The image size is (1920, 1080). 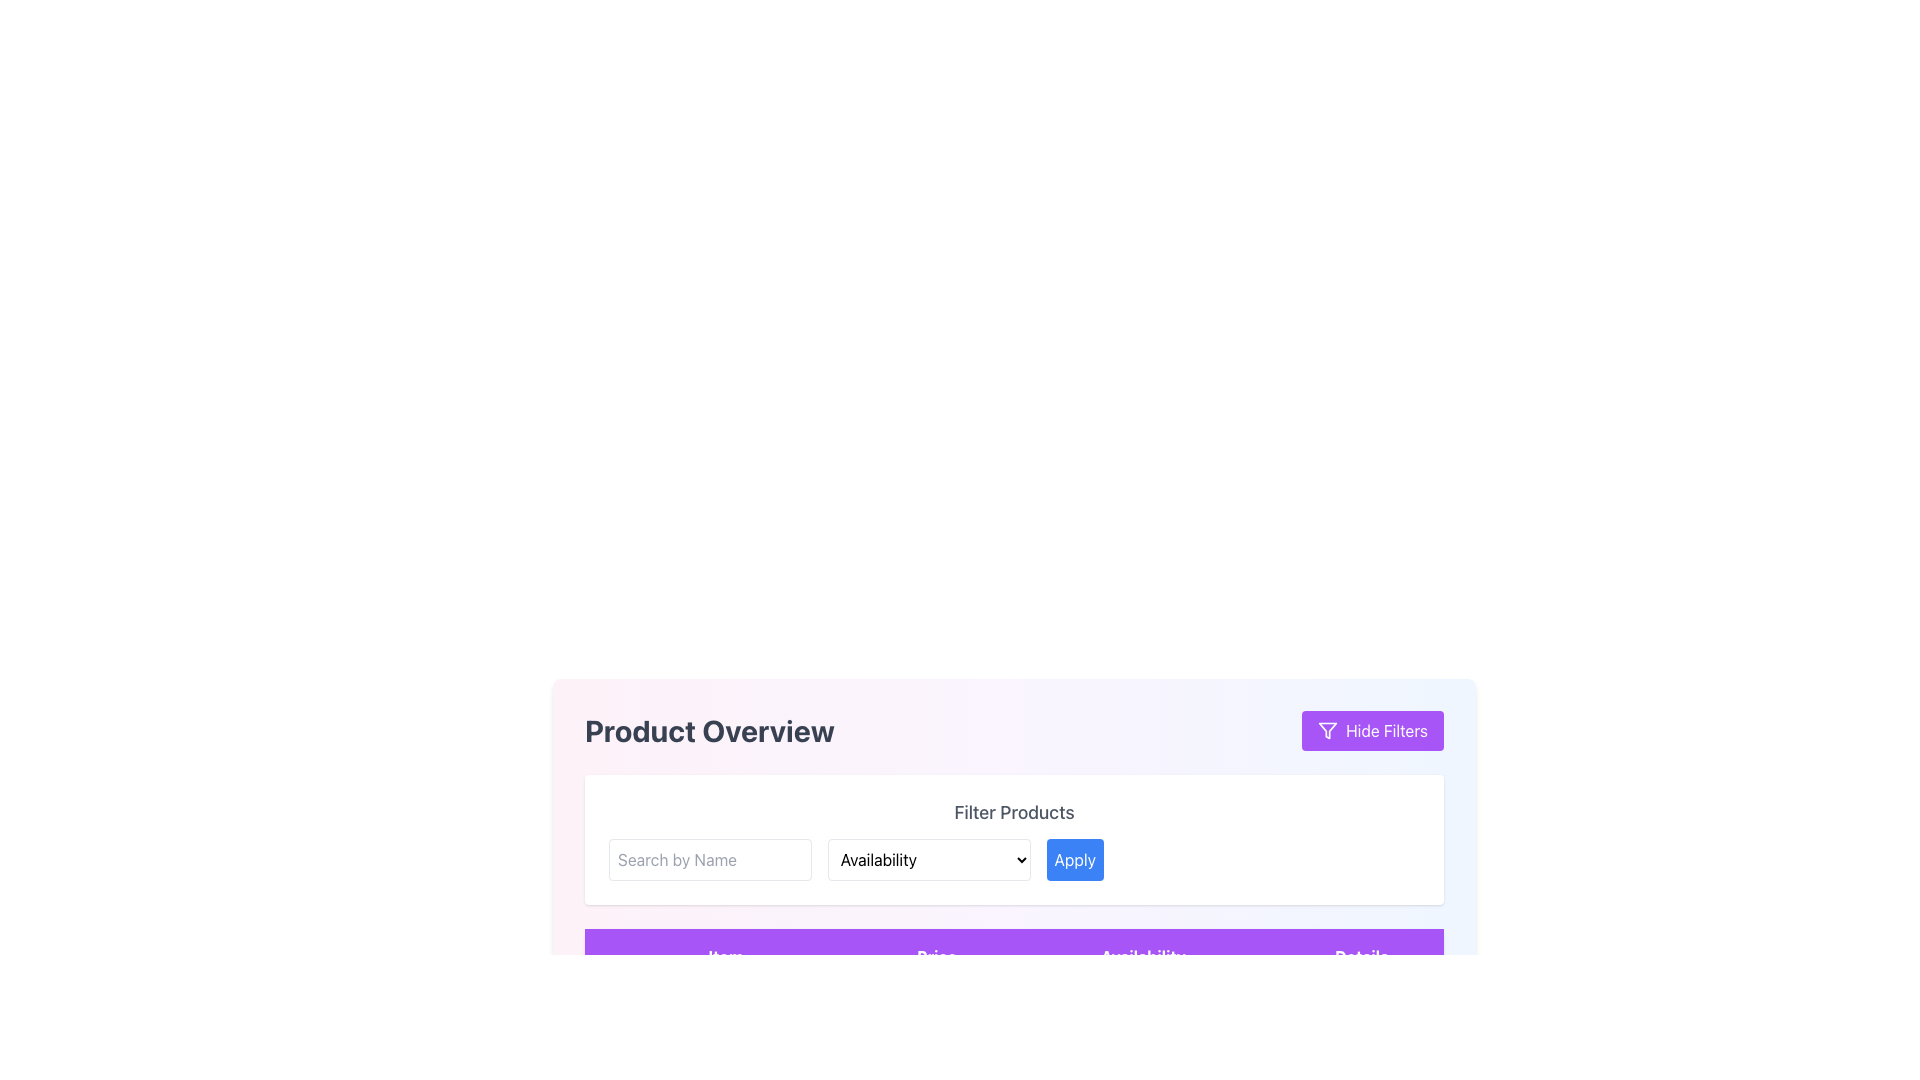 I want to click on the 'Apply' button, which is a rectangular button with rounded corners, blue background, and white text, located to the right of the 'Availability' dropdown in the 'Filter Products' section, so click(x=1074, y=859).